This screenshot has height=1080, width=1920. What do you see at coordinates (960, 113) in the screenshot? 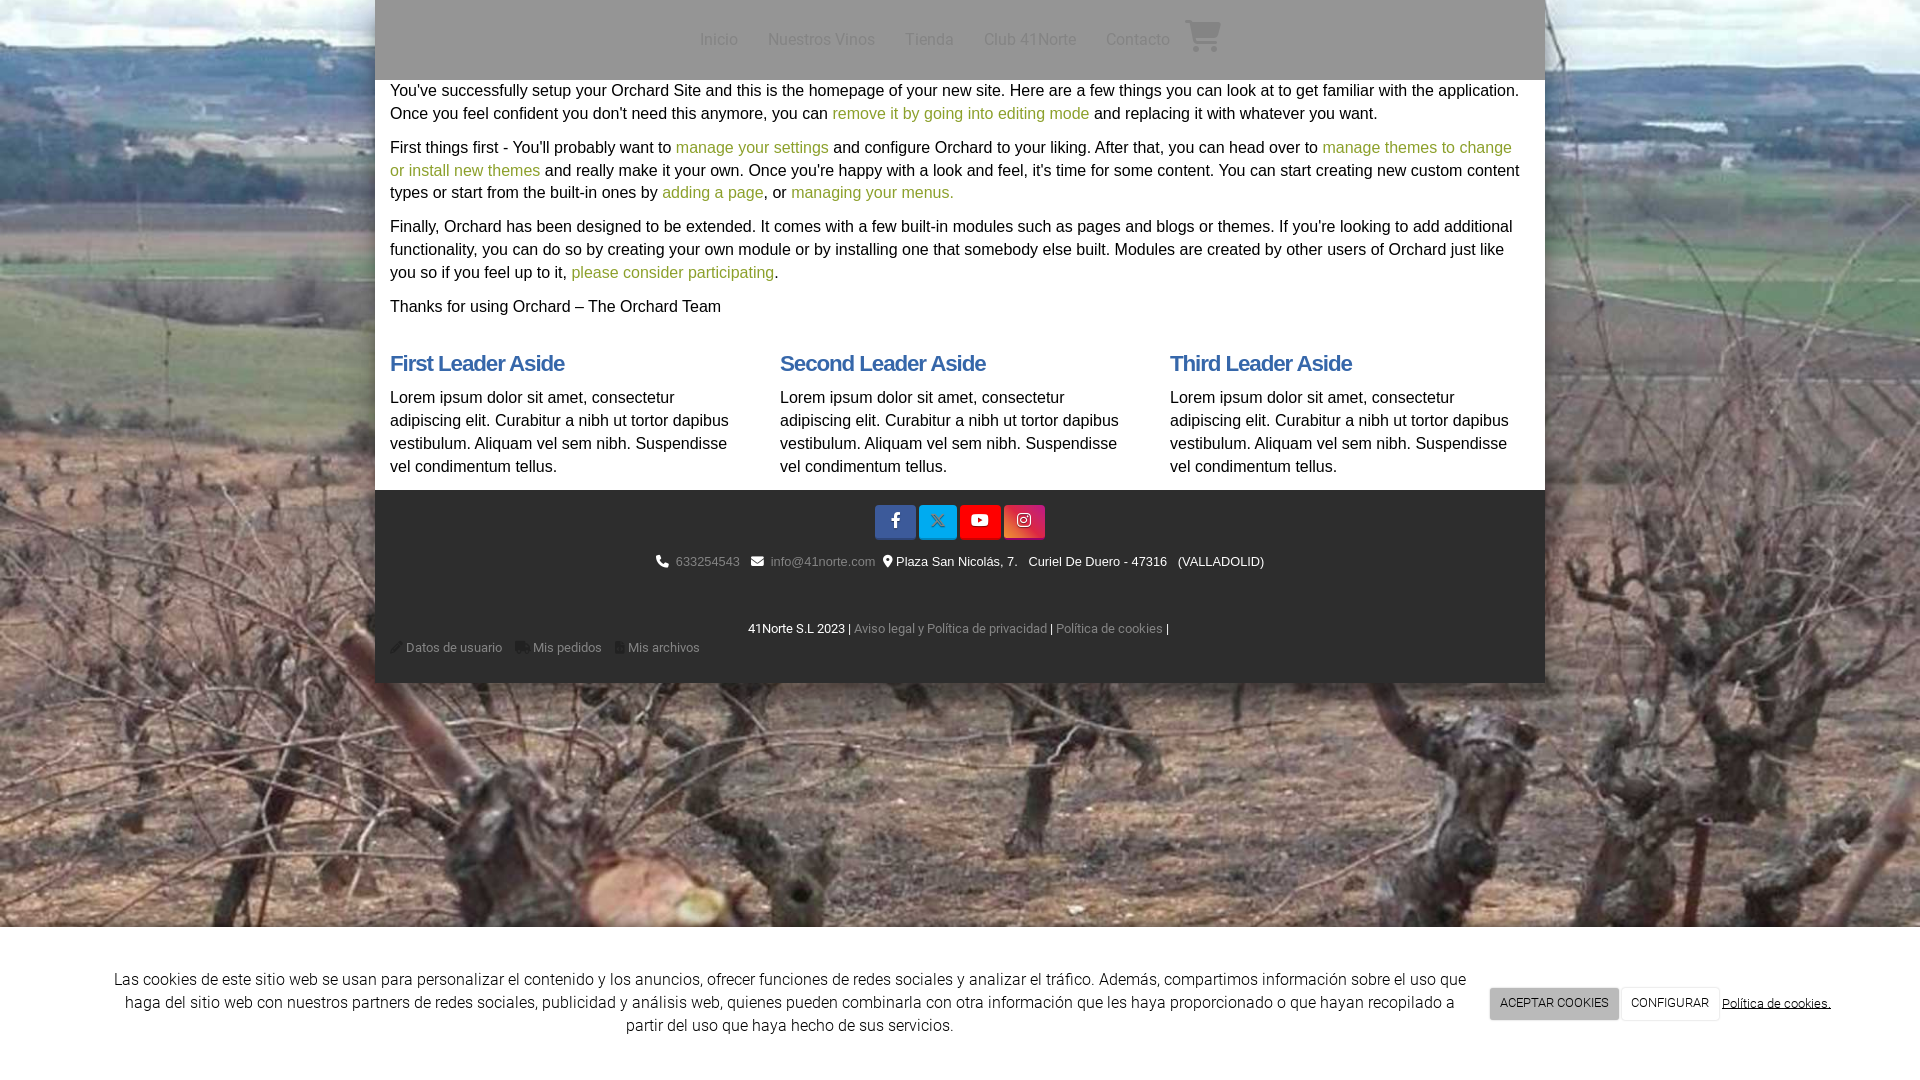
I see `'remove it by going into editing mode'` at bounding box center [960, 113].